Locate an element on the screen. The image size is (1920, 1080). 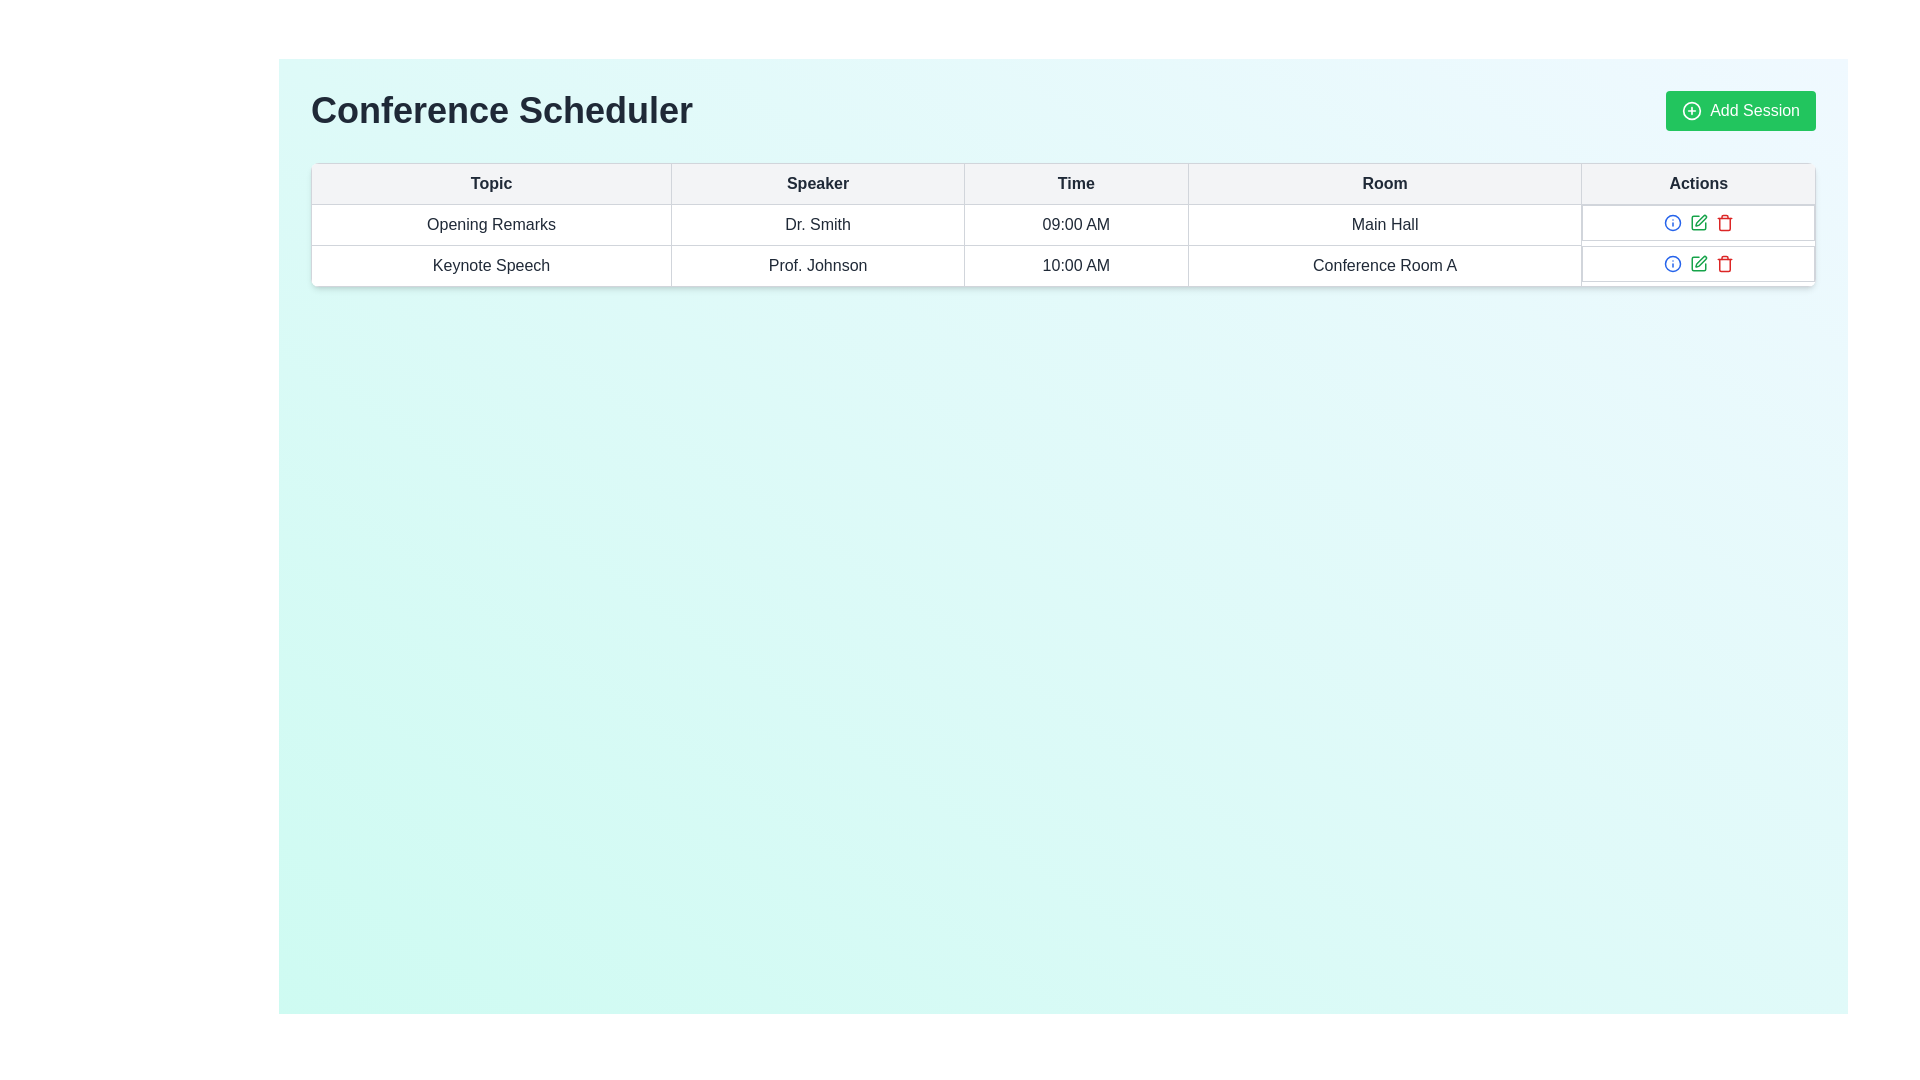
the Table Header Cell labeled 'Time', which is the third column header in the table, located between the 'Speaker' and 'Room' columns is located at coordinates (1062, 184).